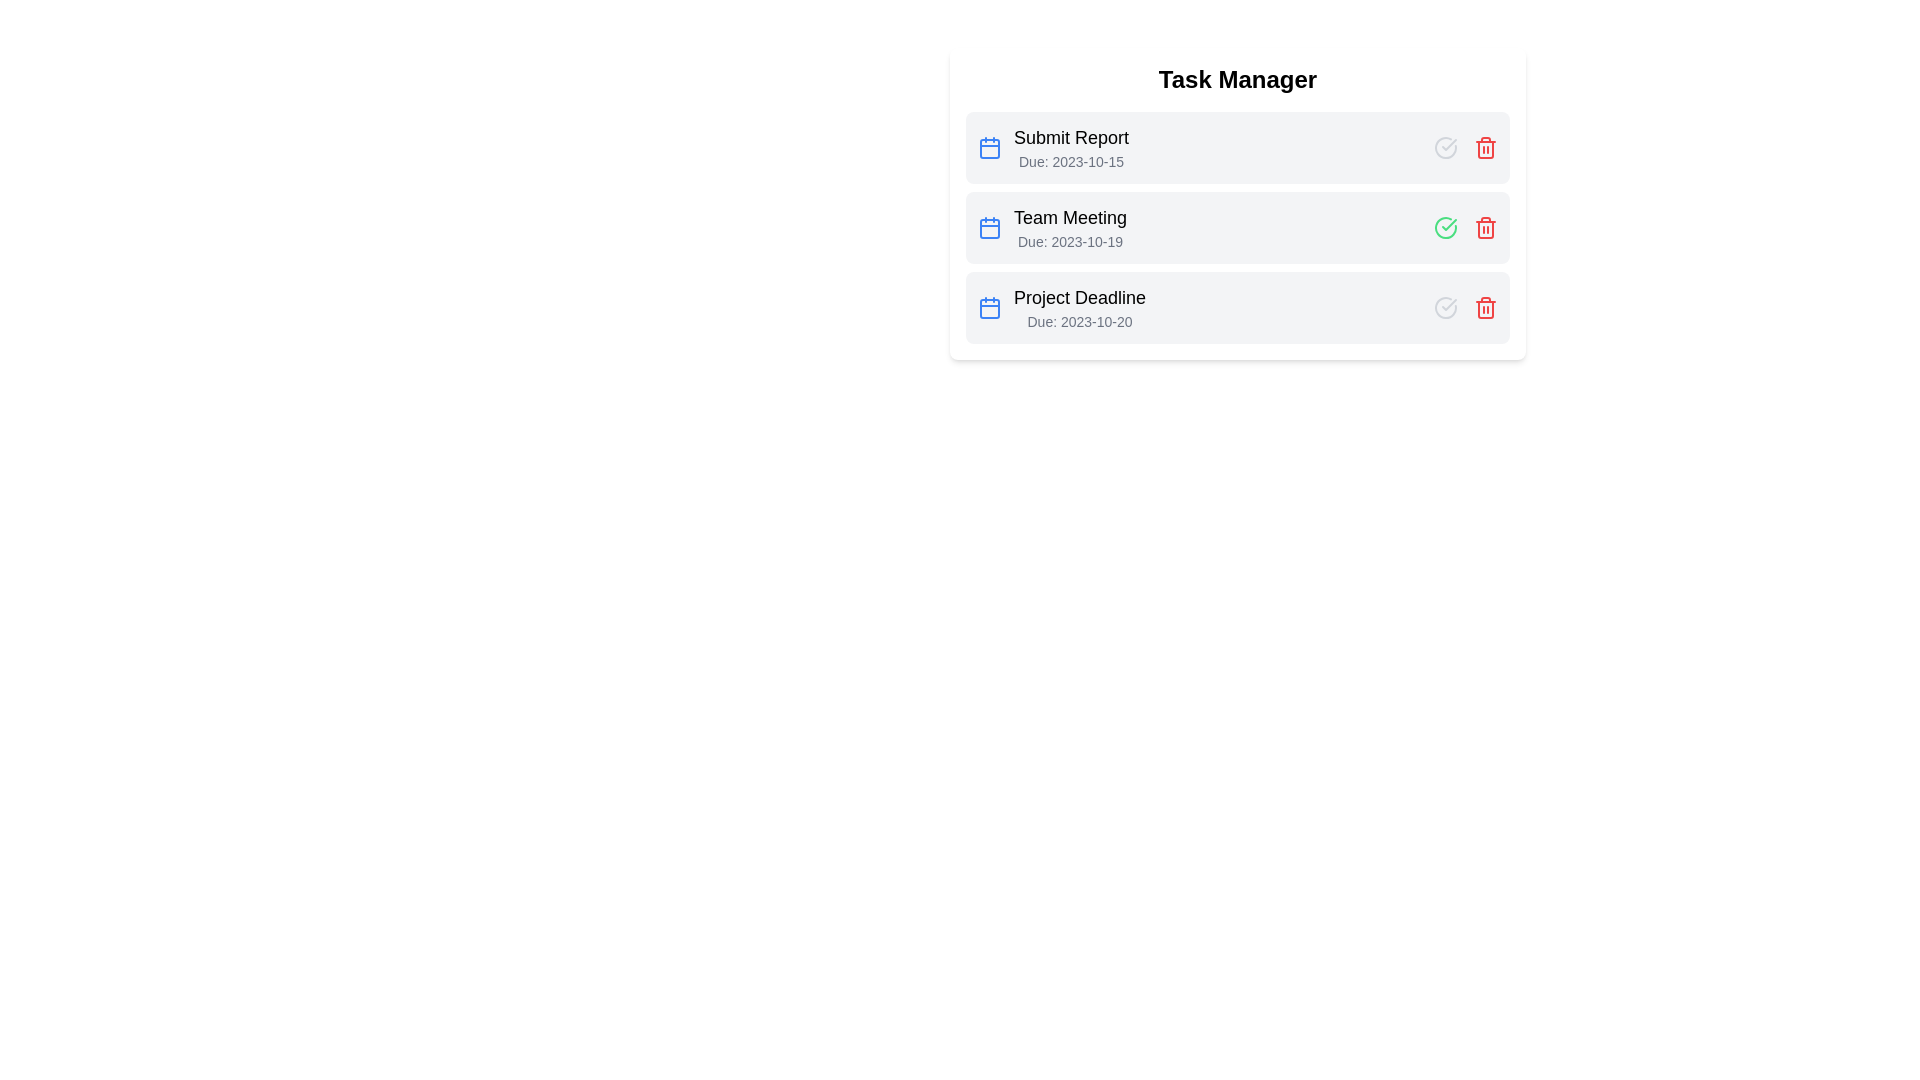 The image size is (1920, 1080). I want to click on 'Remove task' button for the task titled 'Project Deadline', so click(1486, 308).